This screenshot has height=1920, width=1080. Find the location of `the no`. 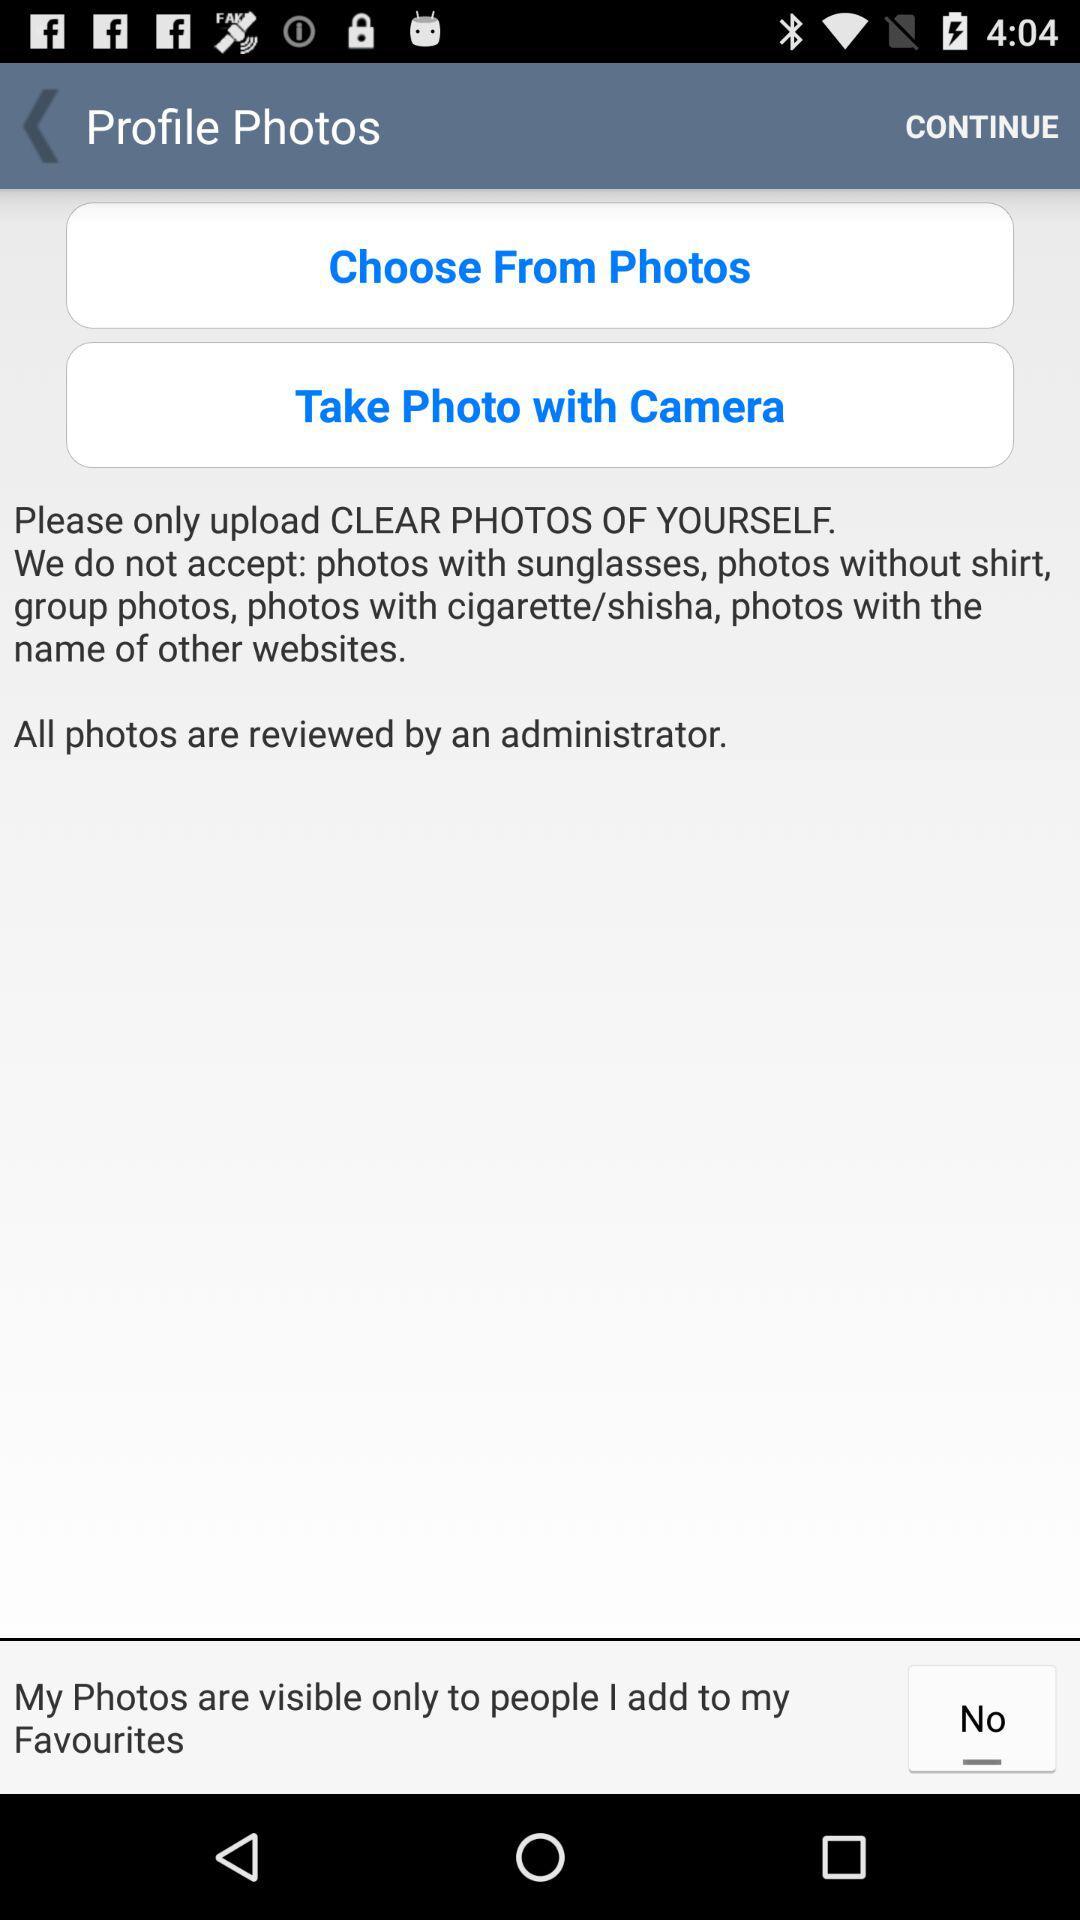

the no is located at coordinates (981, 1716).